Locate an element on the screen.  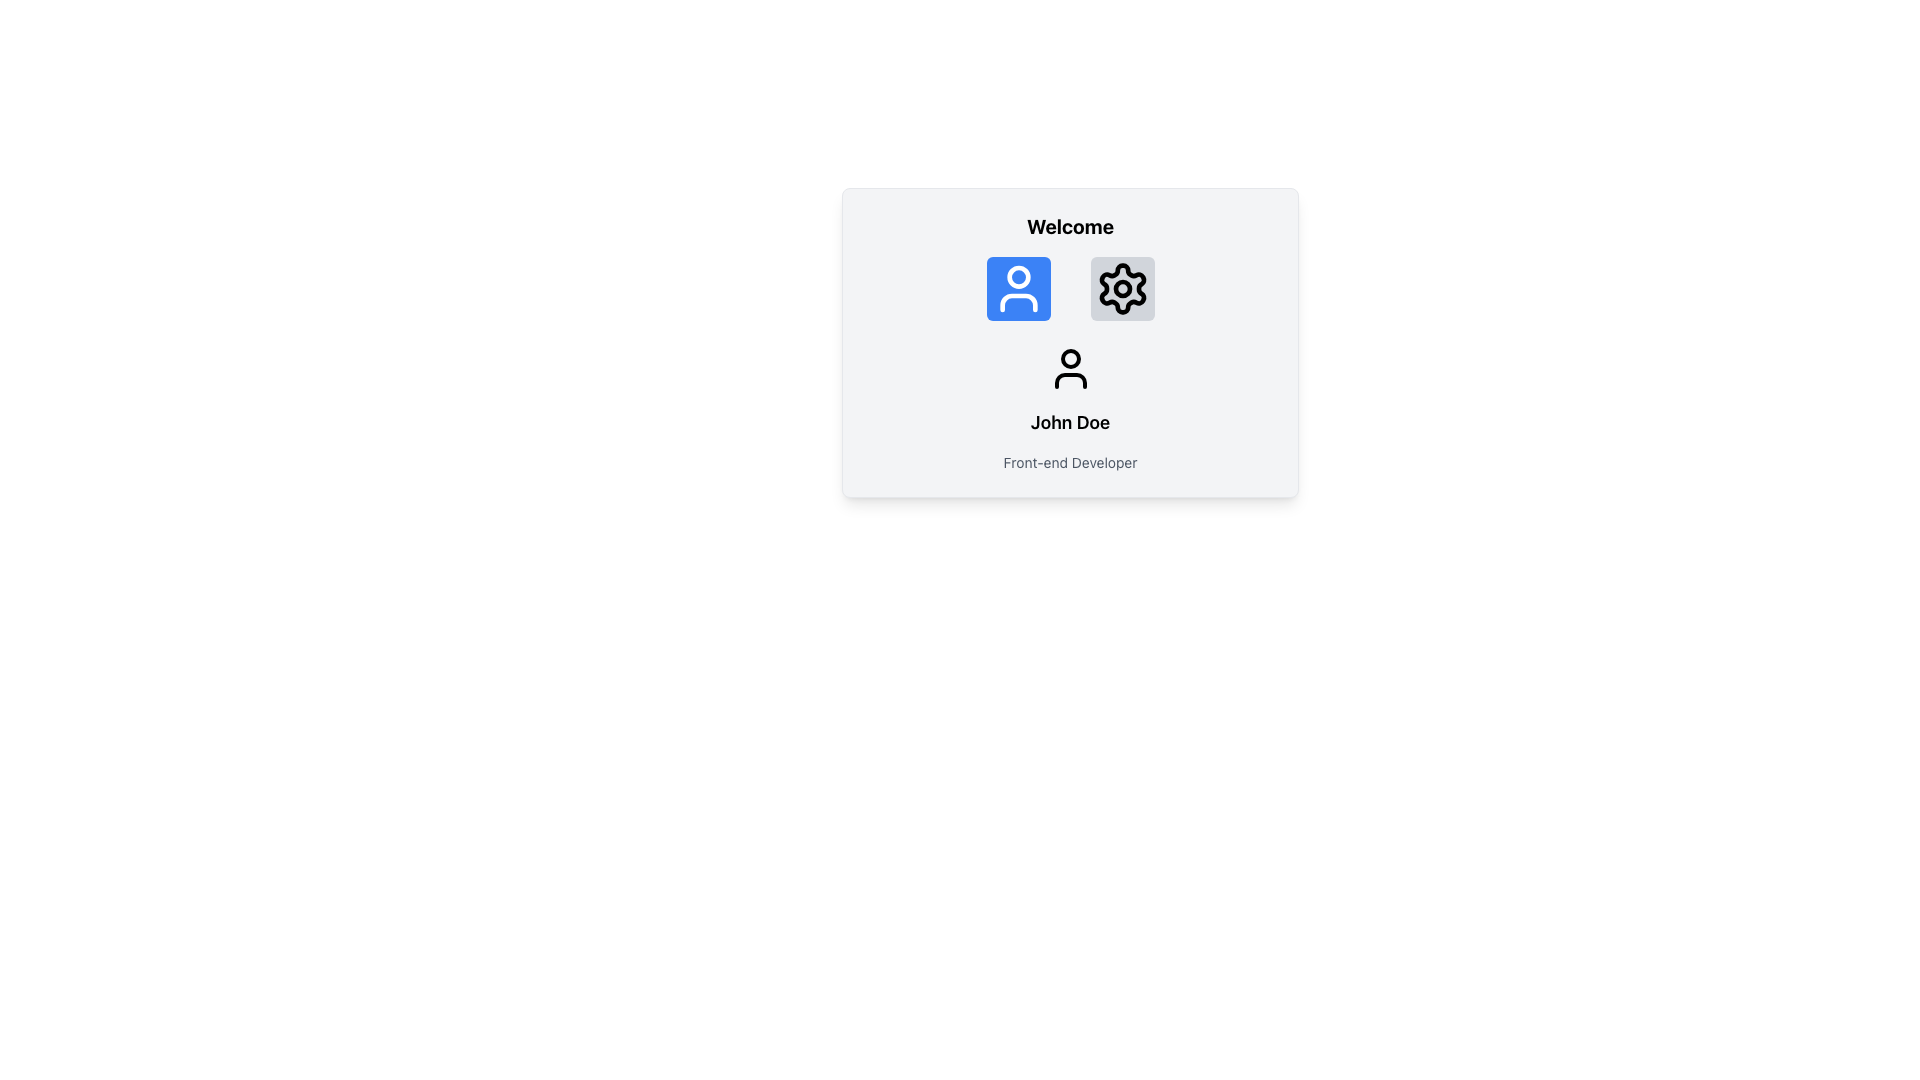
the circular graphical shape within the user profile icon located in the top-left section of the highlighted card is located at coordinates (1069, 357).